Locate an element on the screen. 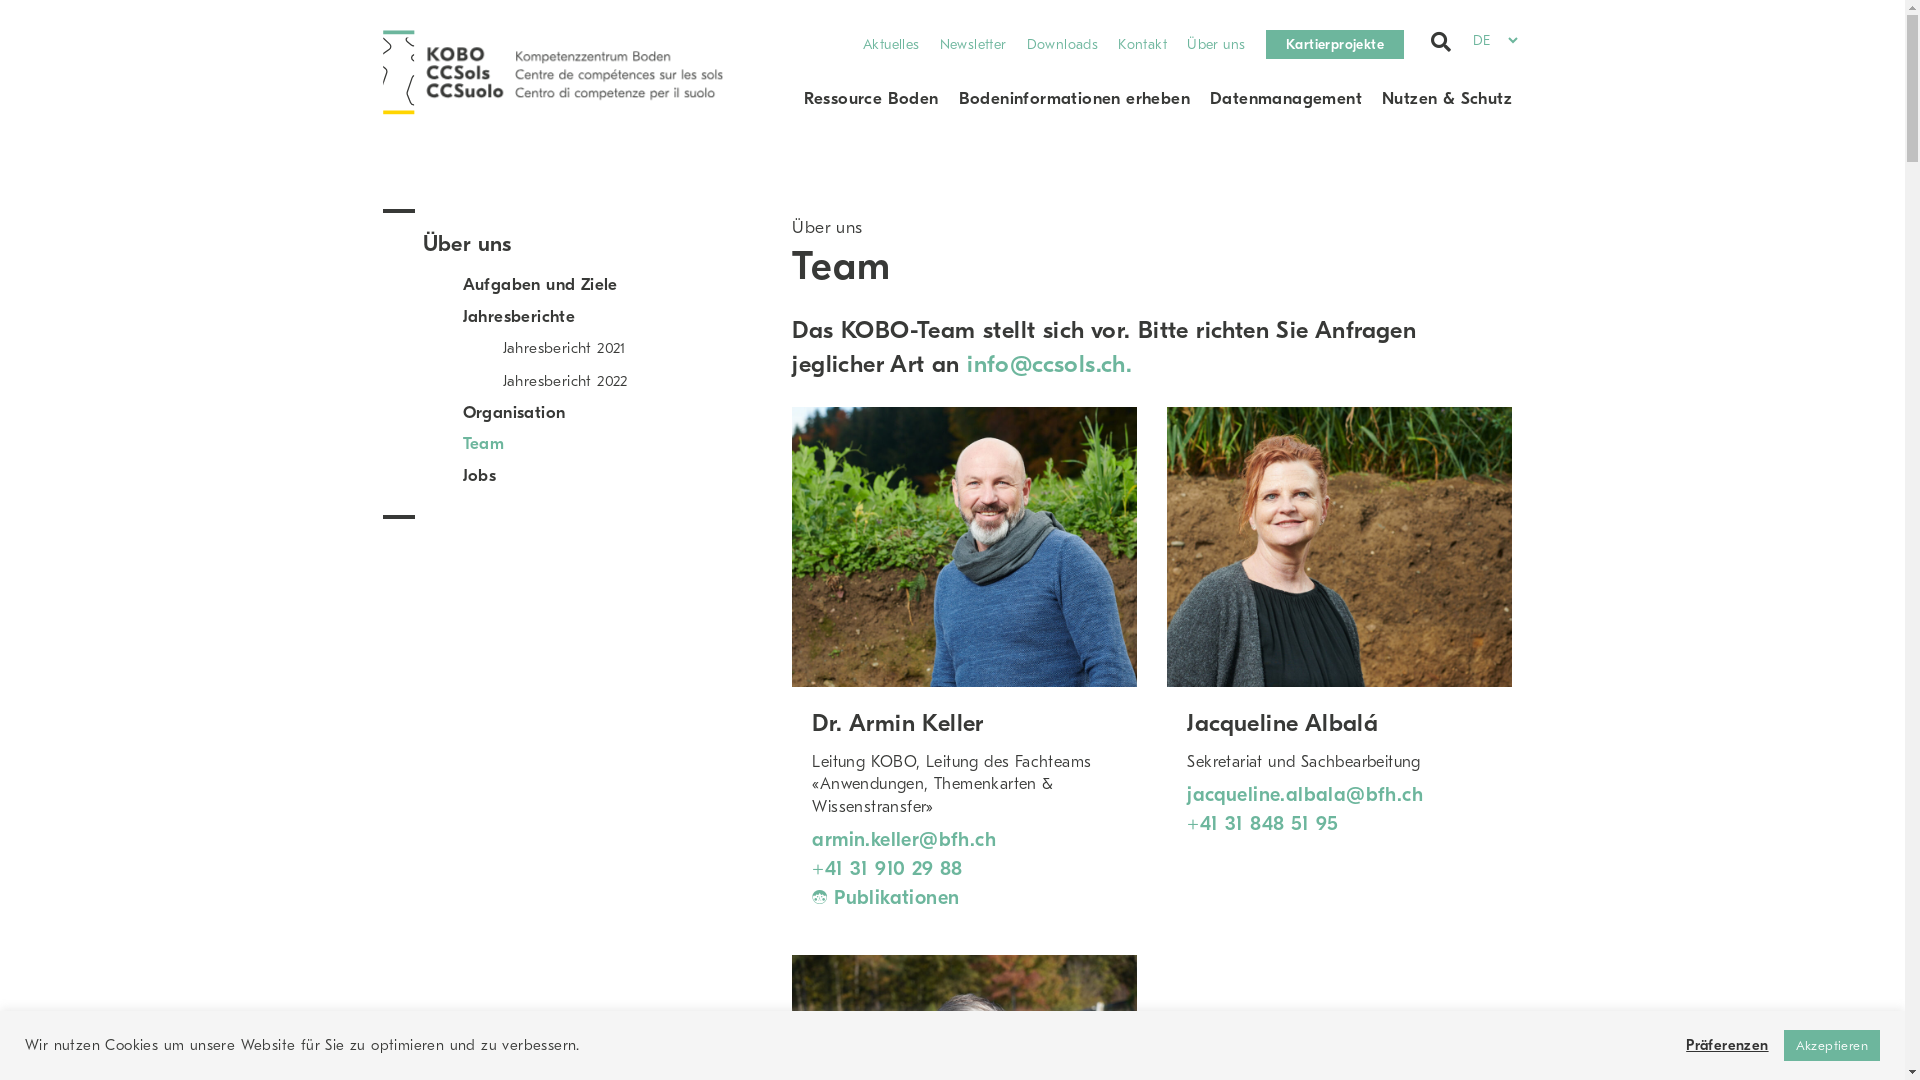 Image resolution: width=1920 pixels, height=1080 pixels. 'Nutzen & Schutz' is located at coordinates (1446, 99).